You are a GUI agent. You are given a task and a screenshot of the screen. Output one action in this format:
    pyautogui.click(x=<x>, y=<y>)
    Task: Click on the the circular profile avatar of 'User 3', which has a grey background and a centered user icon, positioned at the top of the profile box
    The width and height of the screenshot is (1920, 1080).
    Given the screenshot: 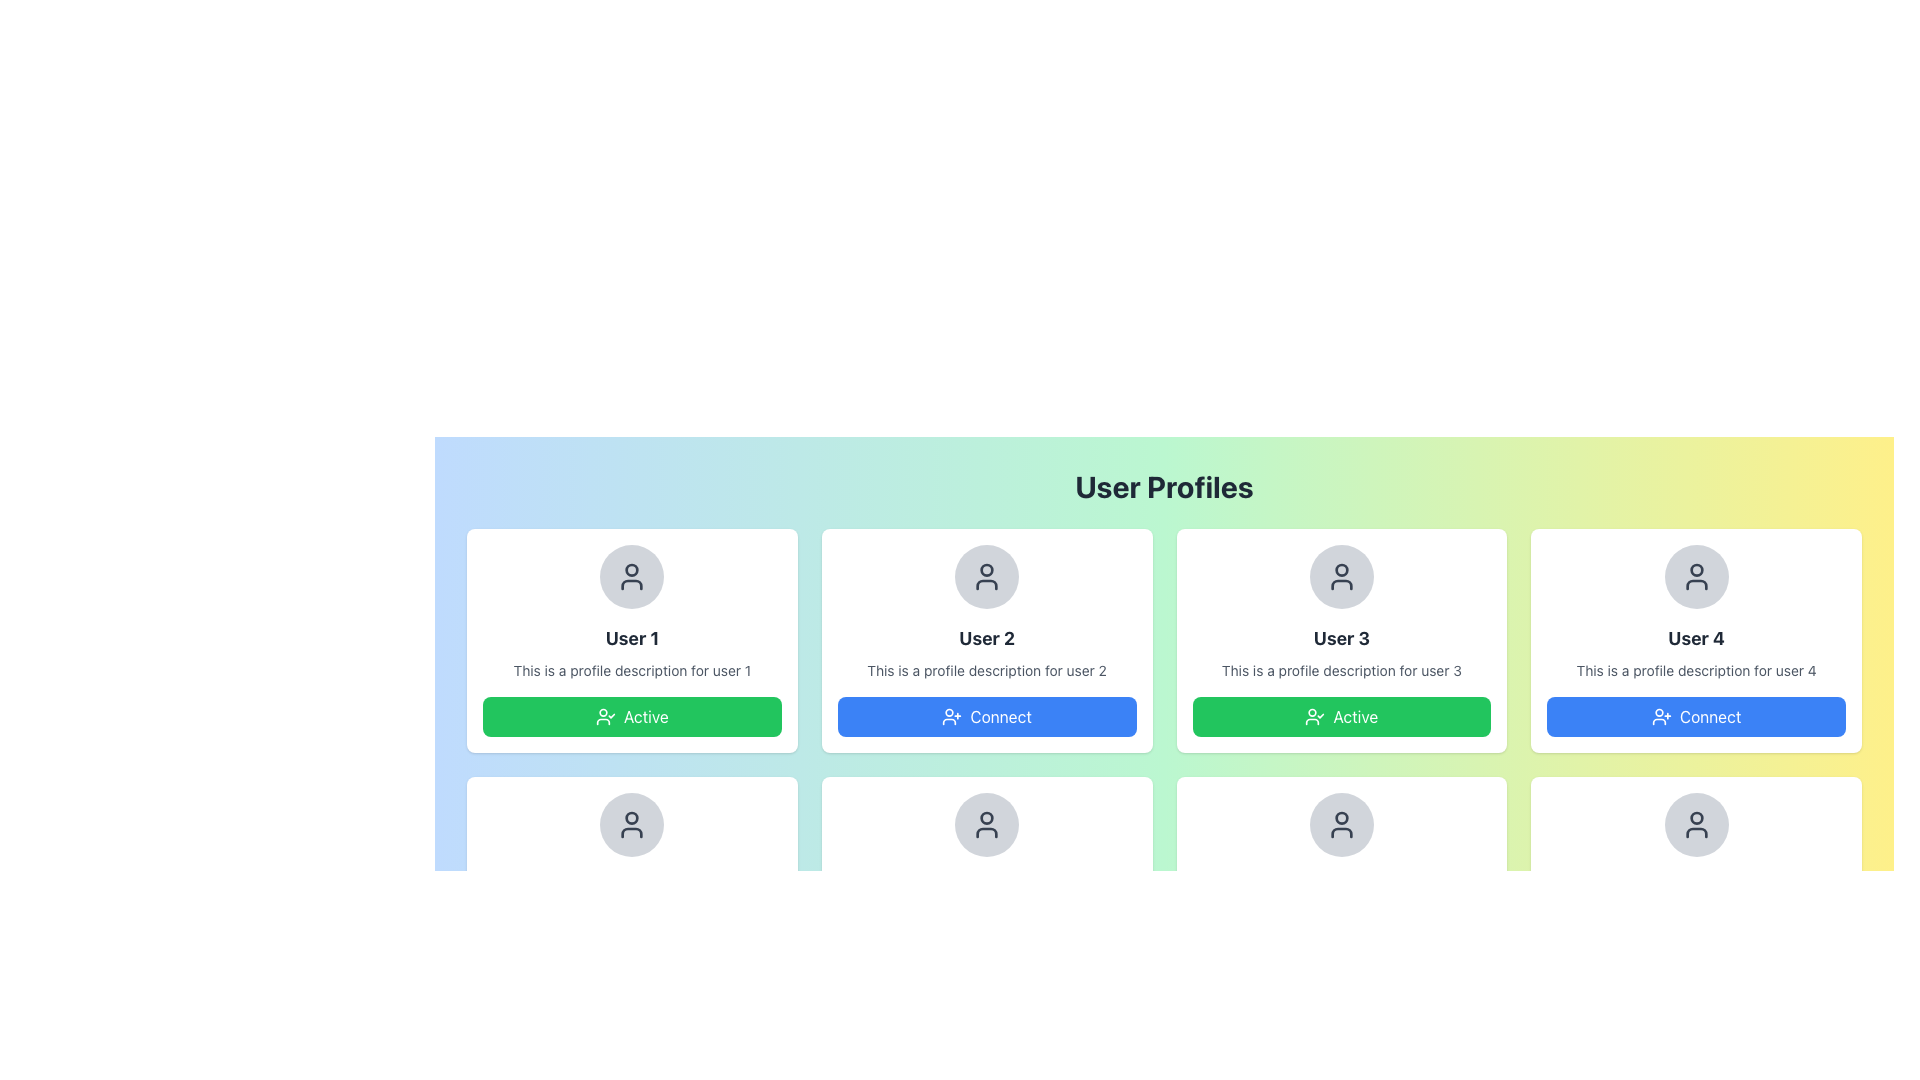 What is the action you would take?
    pyautogui.click(x=1341, y=577)
    